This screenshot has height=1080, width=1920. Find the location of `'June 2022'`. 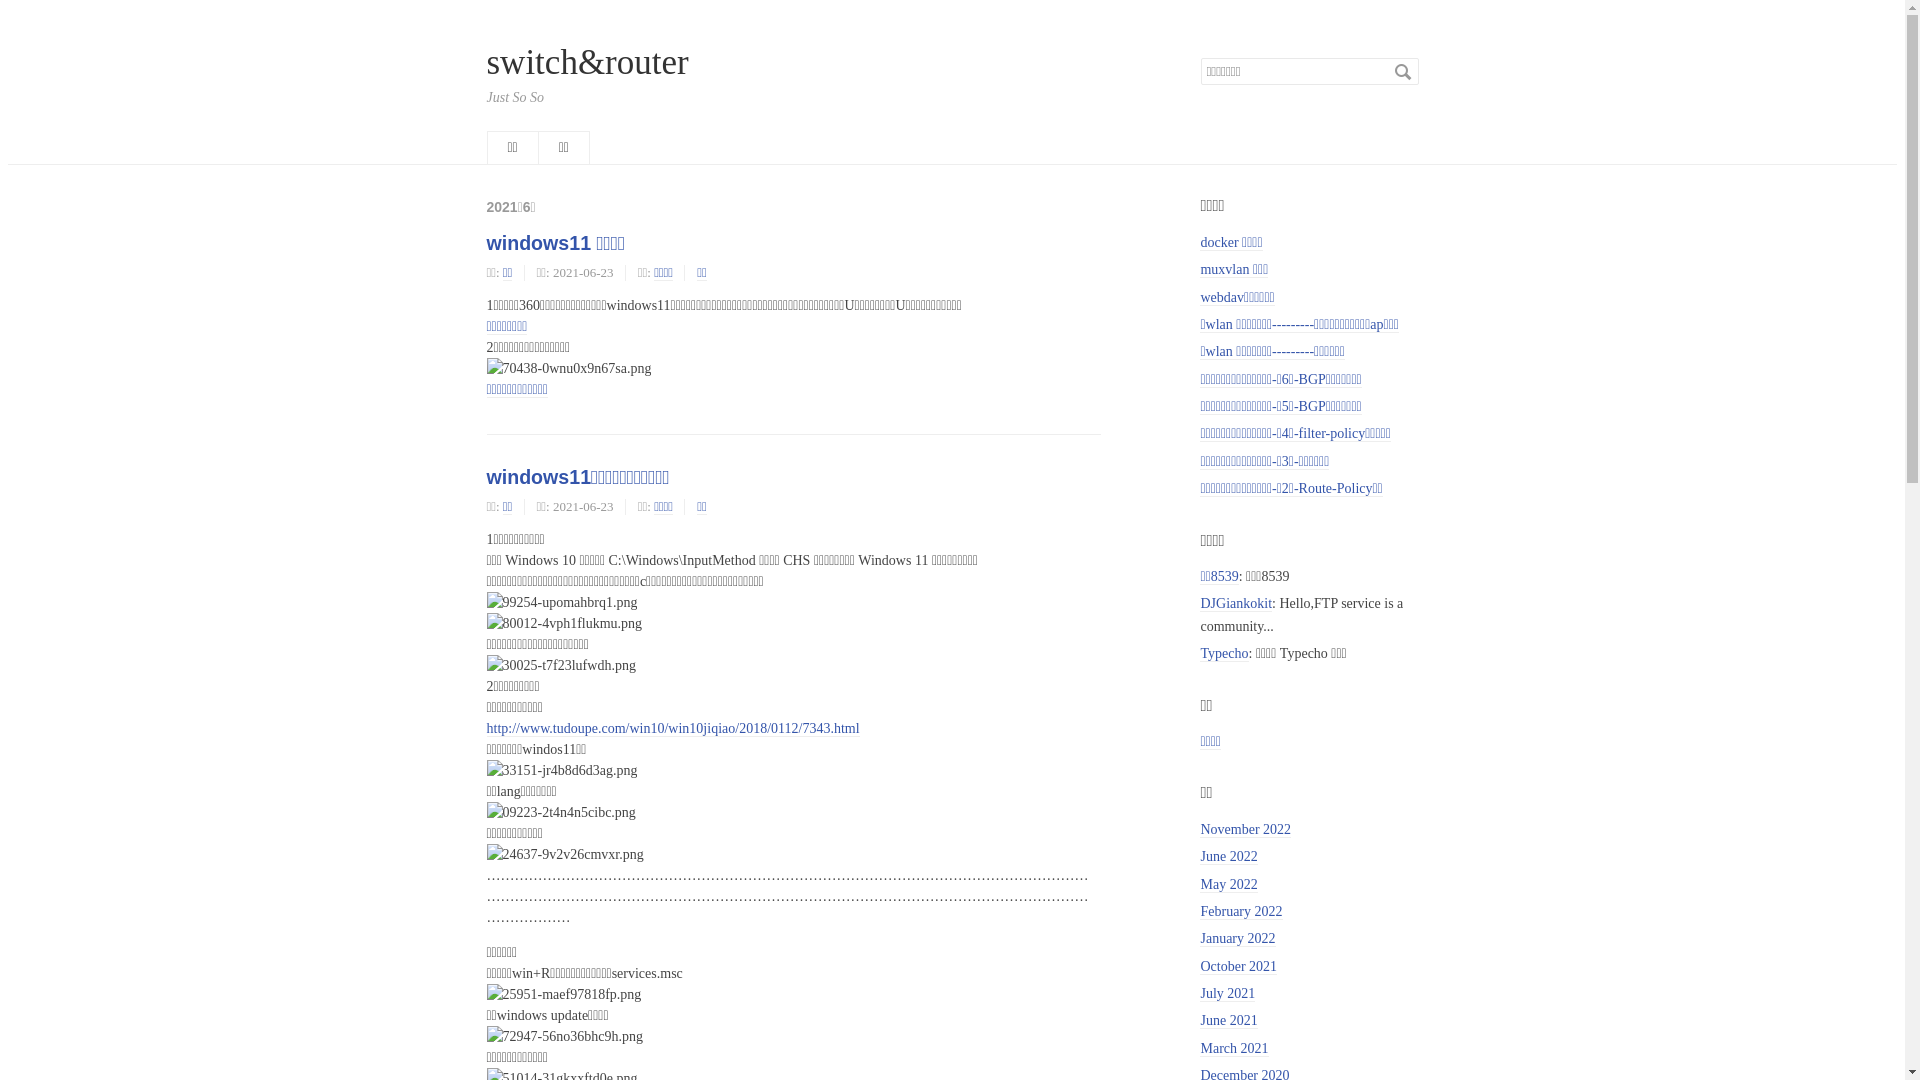

'June 2022' is located at coordinates (1227, 855).